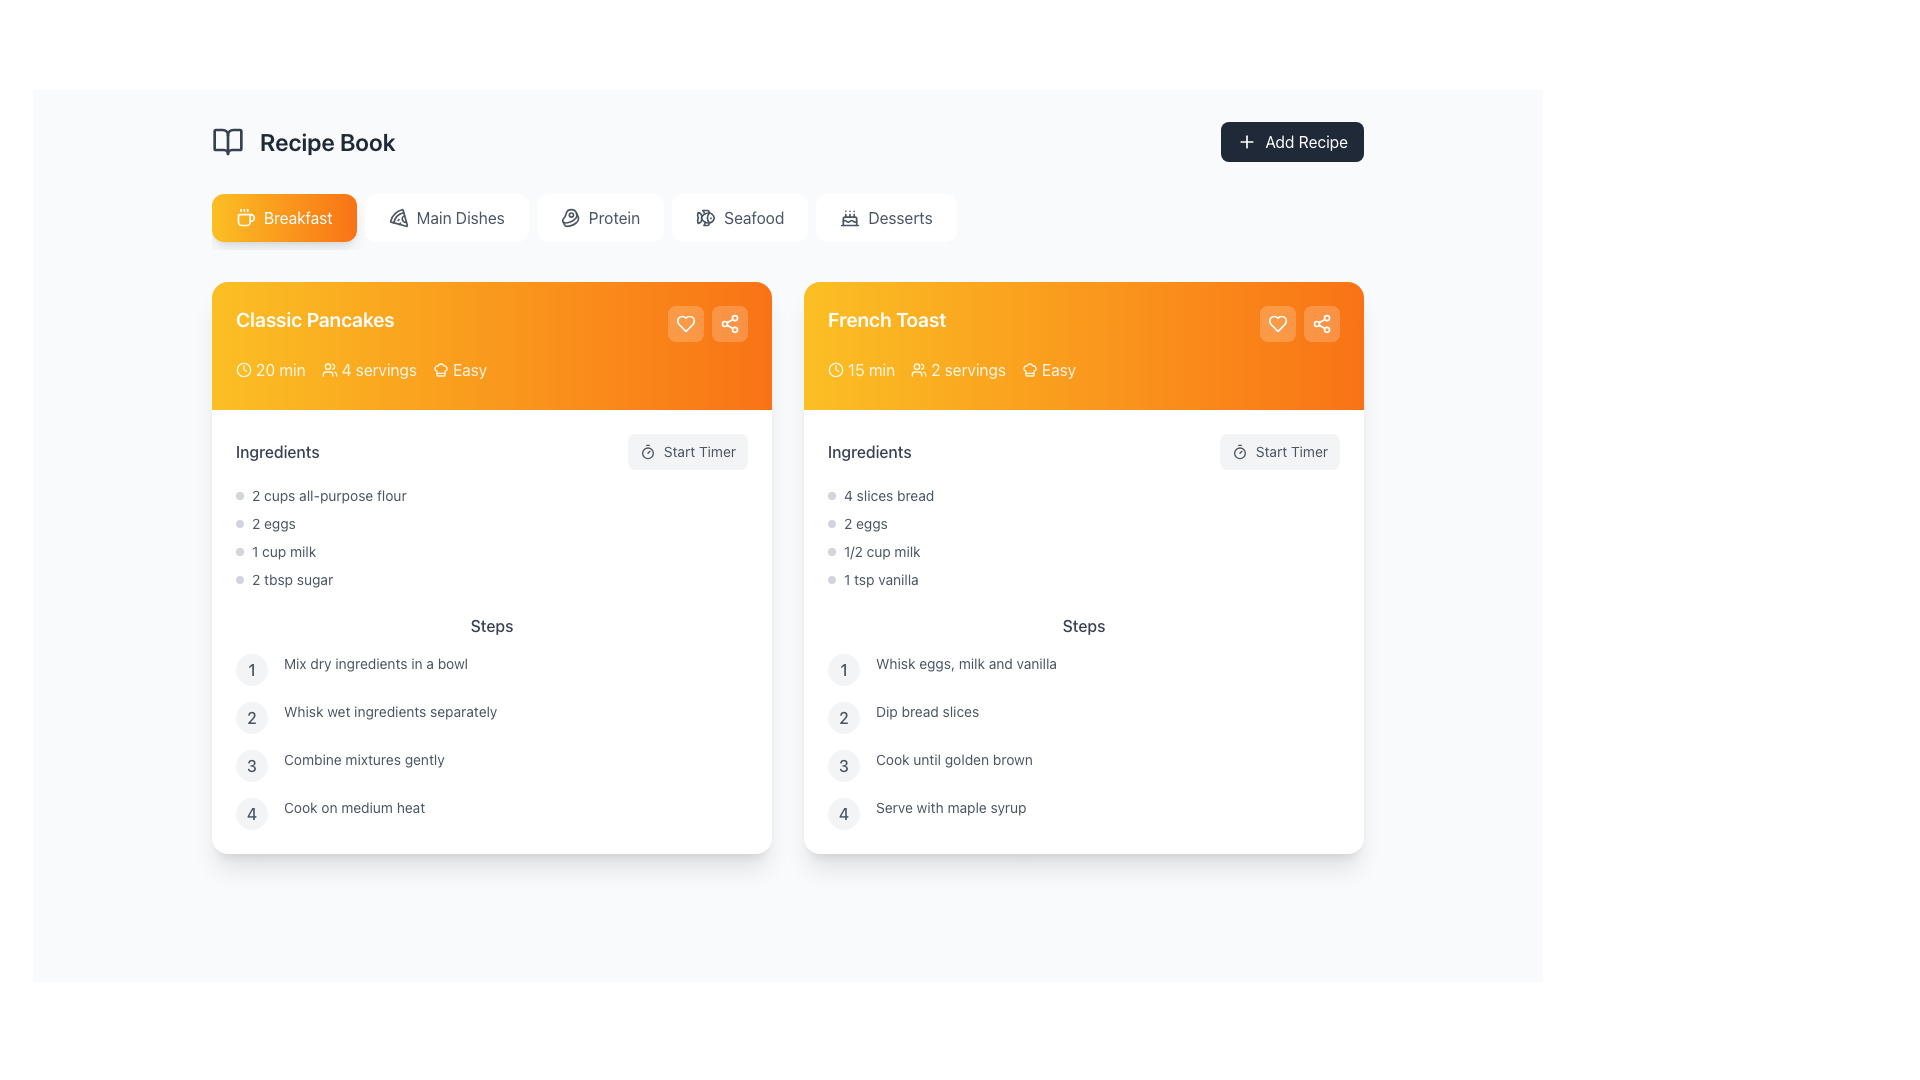 Image resolution: width=1920 pixels, height=1080 pixels. I want to click on the circular clock icon located on the left-hand side of the 'Start Timer' button within the 'French Toast' card, so click(835, 370).